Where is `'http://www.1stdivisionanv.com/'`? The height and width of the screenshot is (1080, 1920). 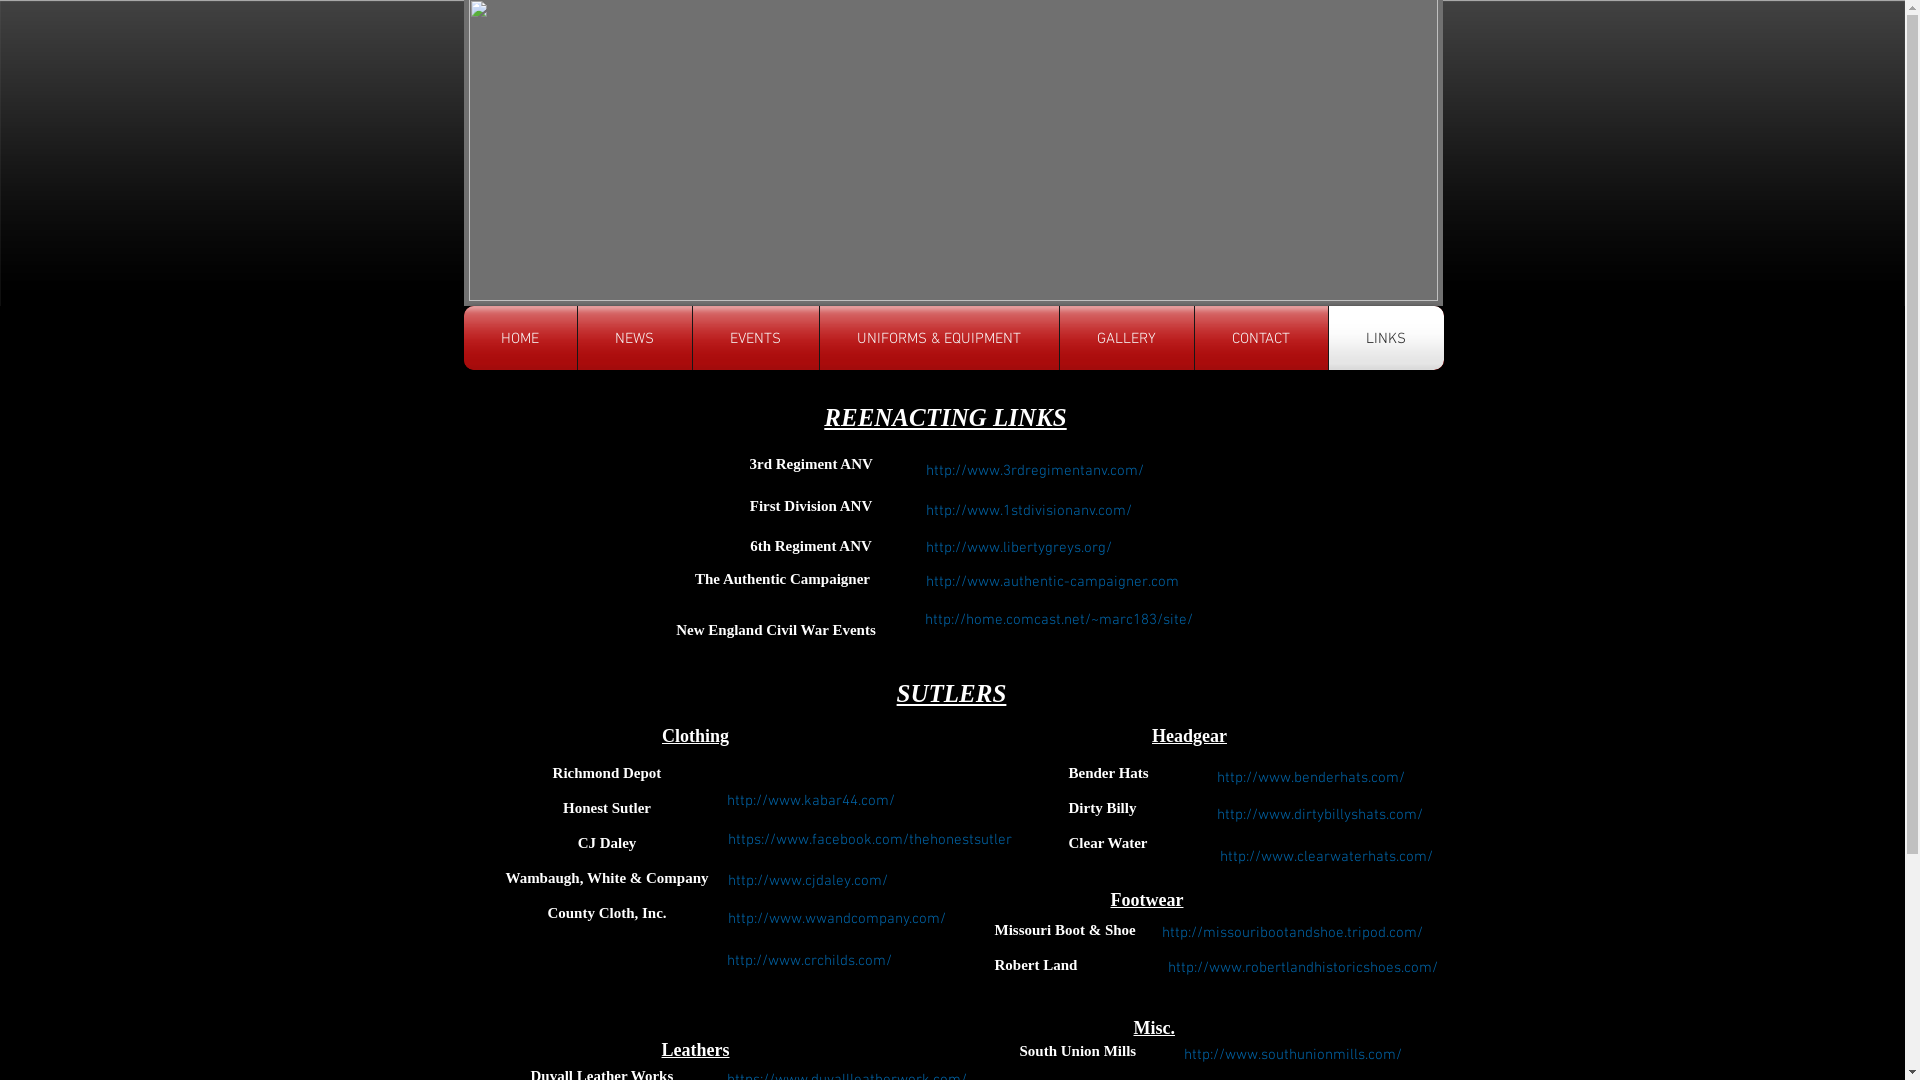
'http://www.1stdivisionanv.com/' is located at coordinates (1028, 508).